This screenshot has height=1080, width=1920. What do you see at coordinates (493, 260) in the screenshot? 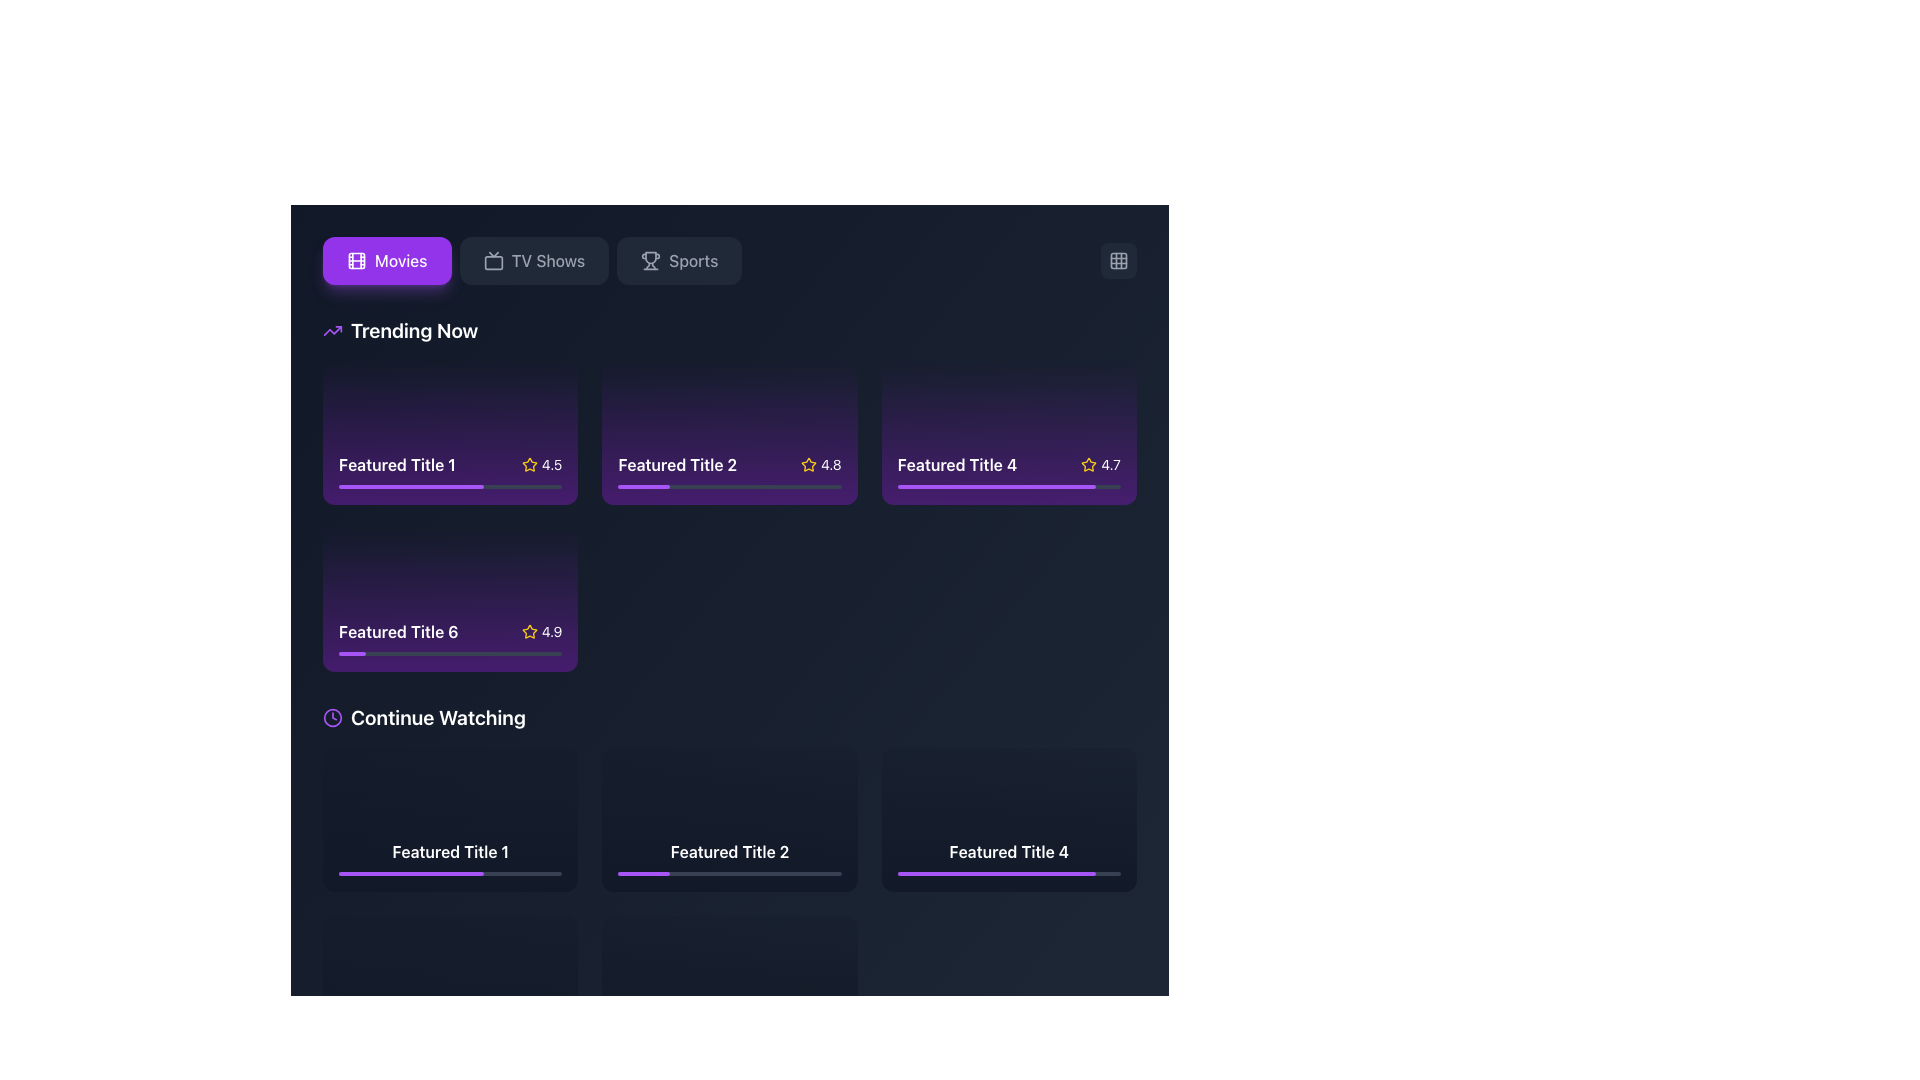
I see `the small, square television set icon with antennas located to the left of the 'TV Shows' button in the navigation bar` at bounding box center [493, 260].